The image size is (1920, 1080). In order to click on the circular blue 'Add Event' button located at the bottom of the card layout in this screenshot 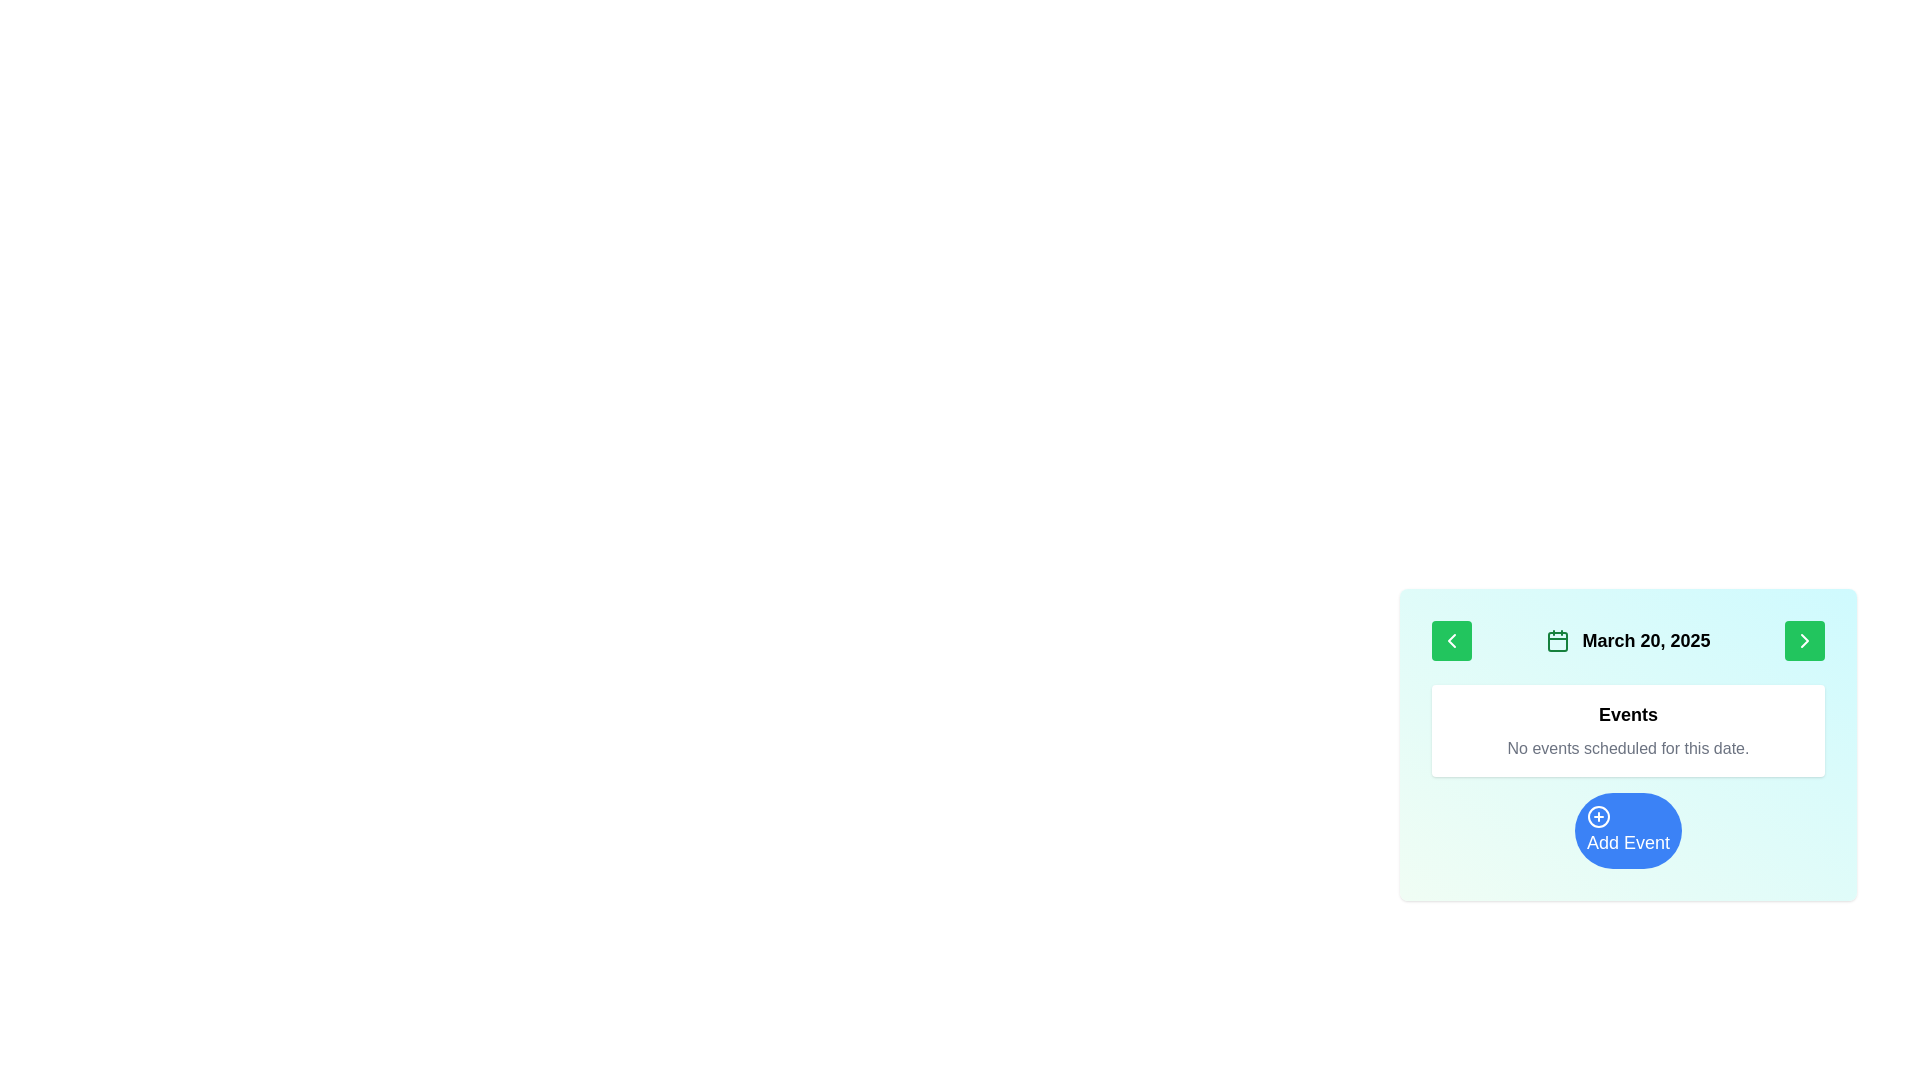, I will do `click(1628, 830)`.